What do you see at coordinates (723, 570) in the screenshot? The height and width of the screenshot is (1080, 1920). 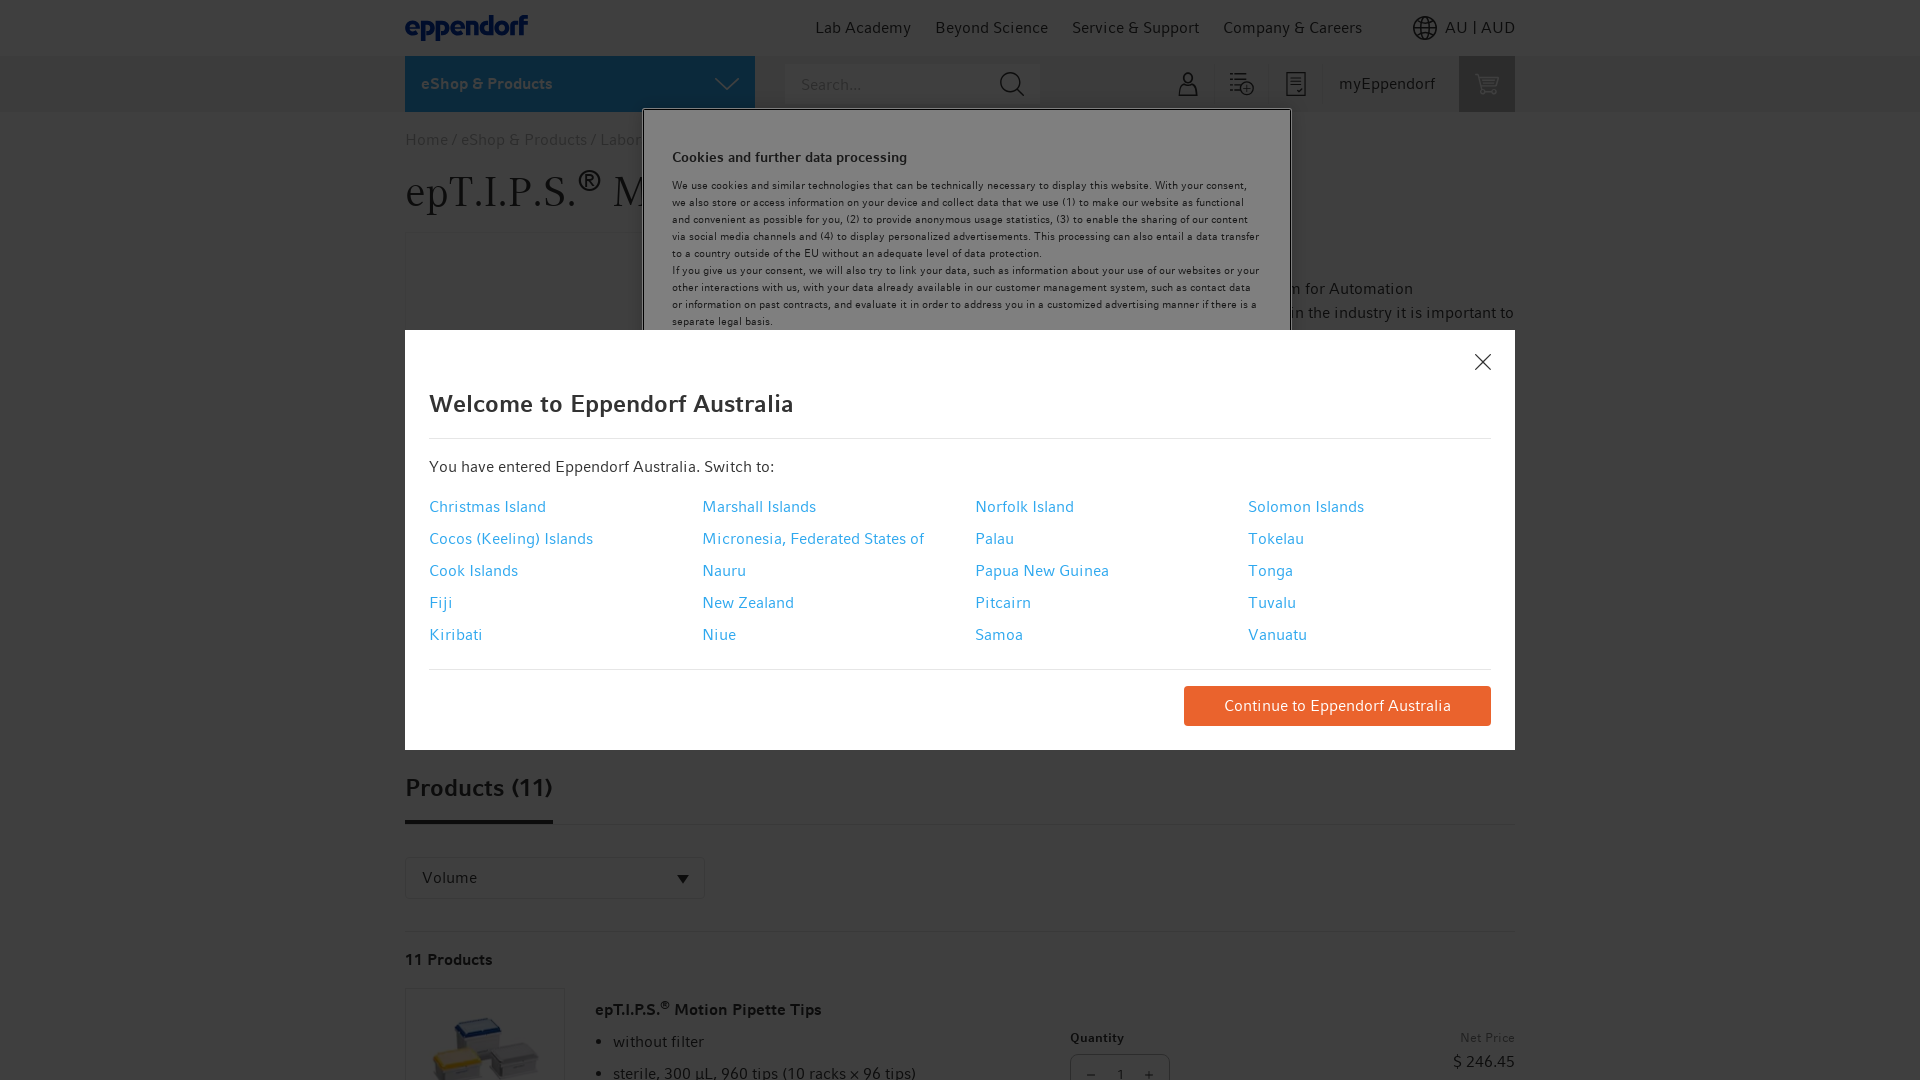 I see `'Nauru'` at bounding box center [723, 570].